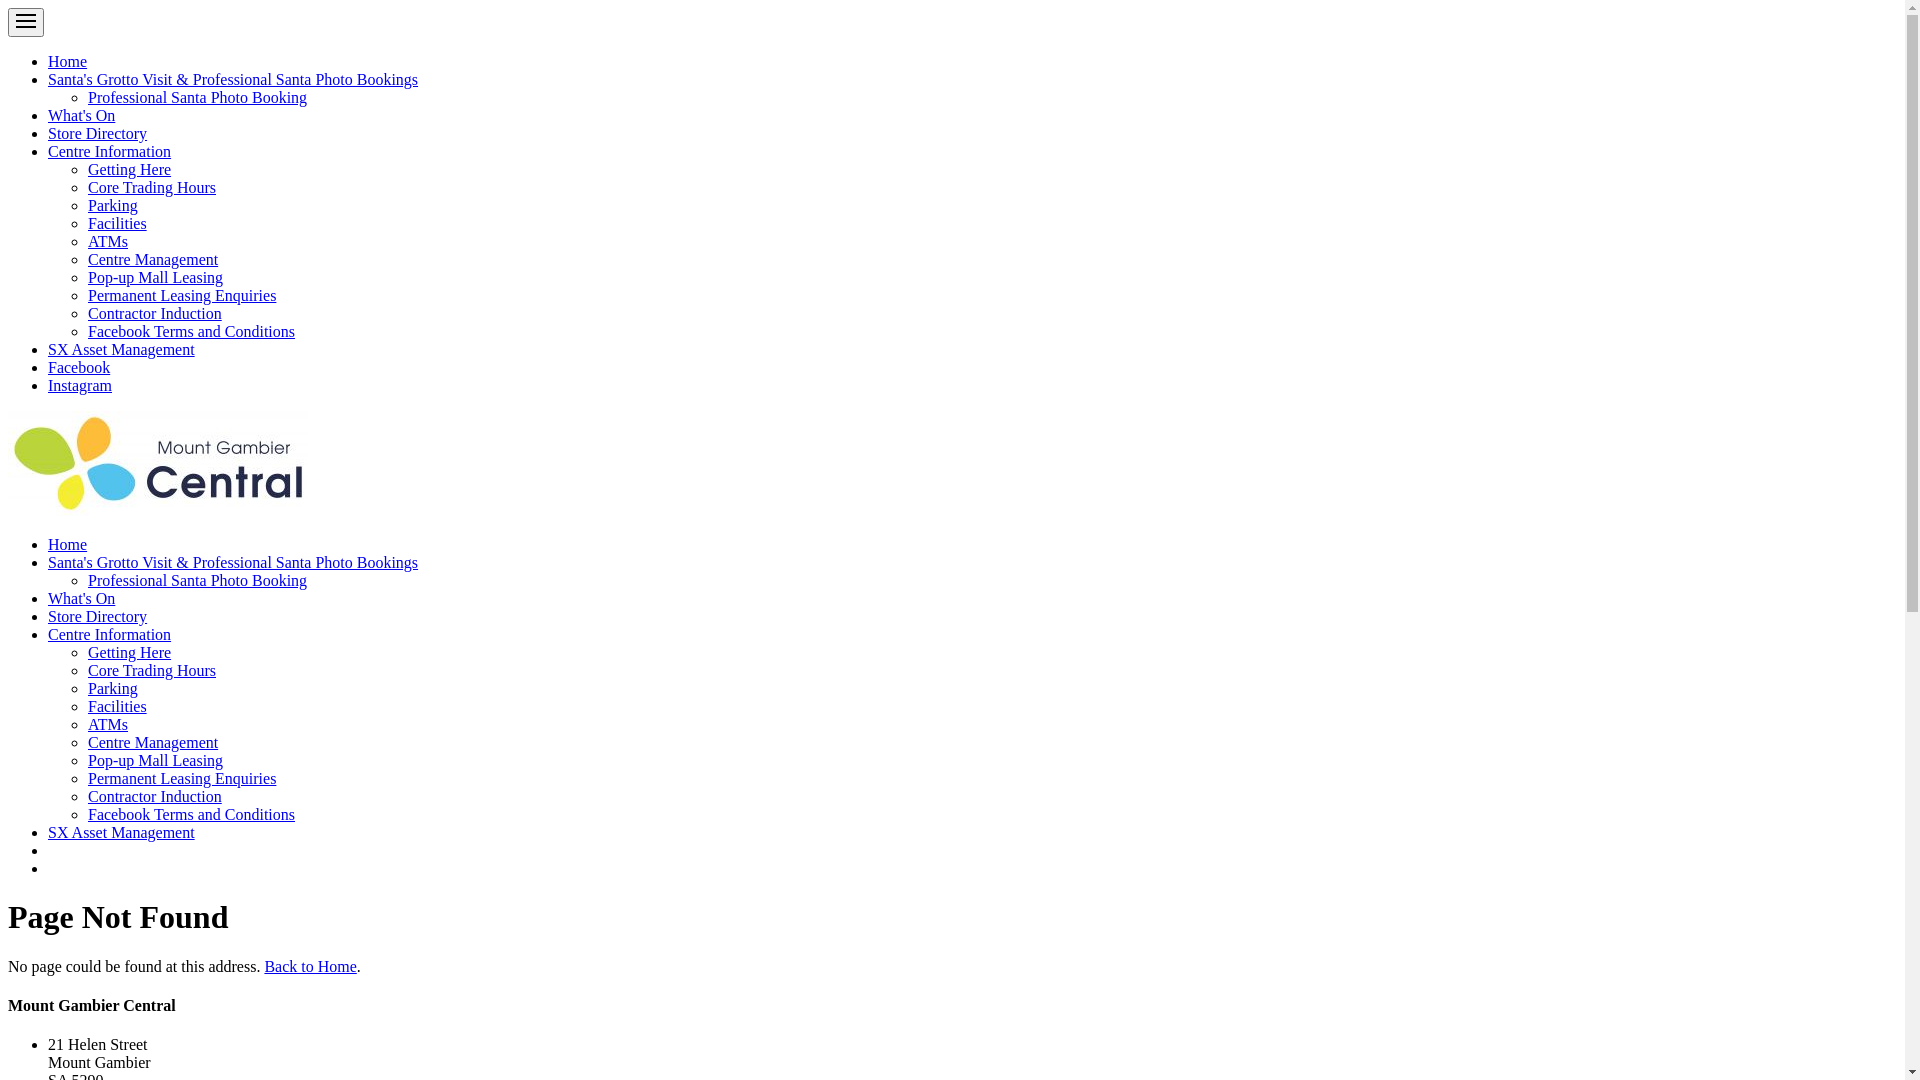 The width and height of the screenshot is (1920, 1080). I want to click on 'Facilities', so click(116, 705).